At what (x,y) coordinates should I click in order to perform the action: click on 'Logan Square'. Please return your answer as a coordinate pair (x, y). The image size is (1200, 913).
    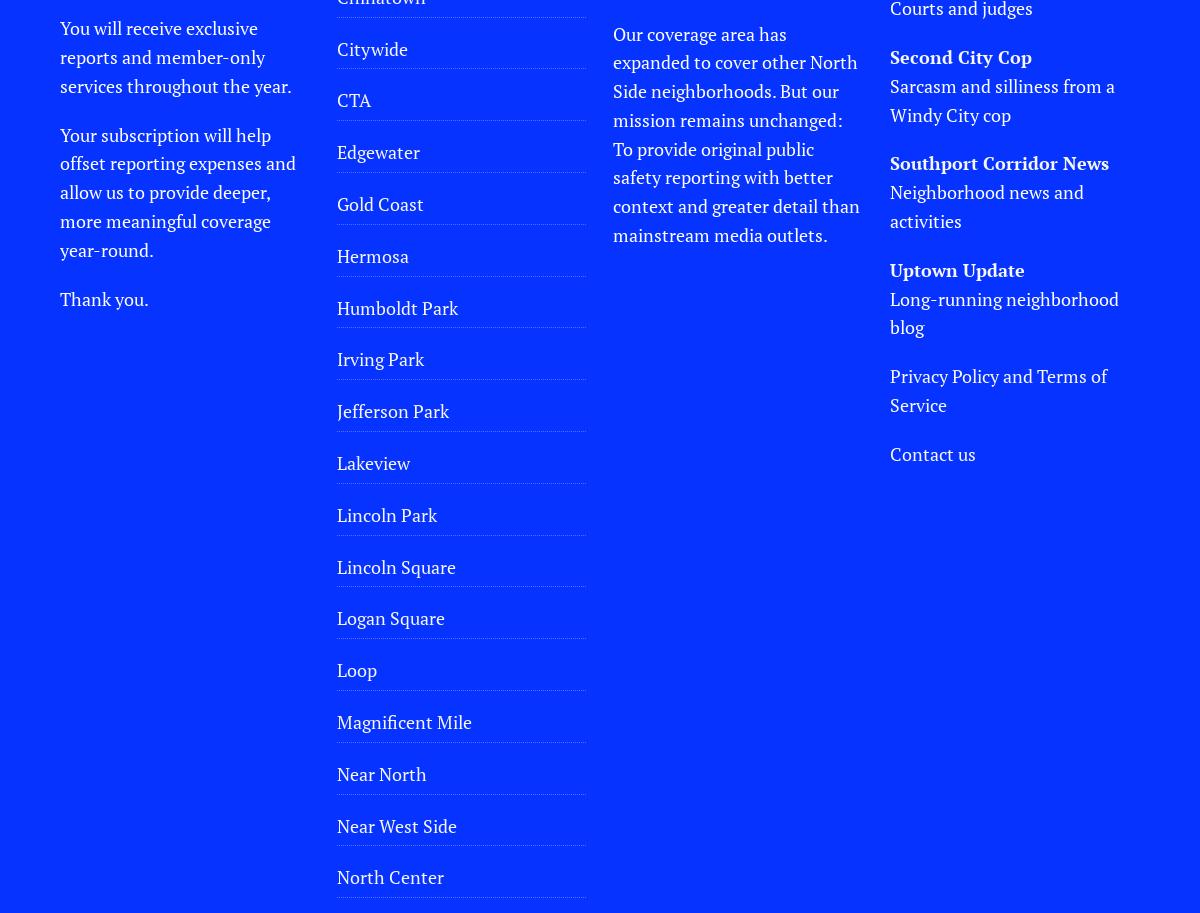
    Looking at the image, I should click on (390, 618).